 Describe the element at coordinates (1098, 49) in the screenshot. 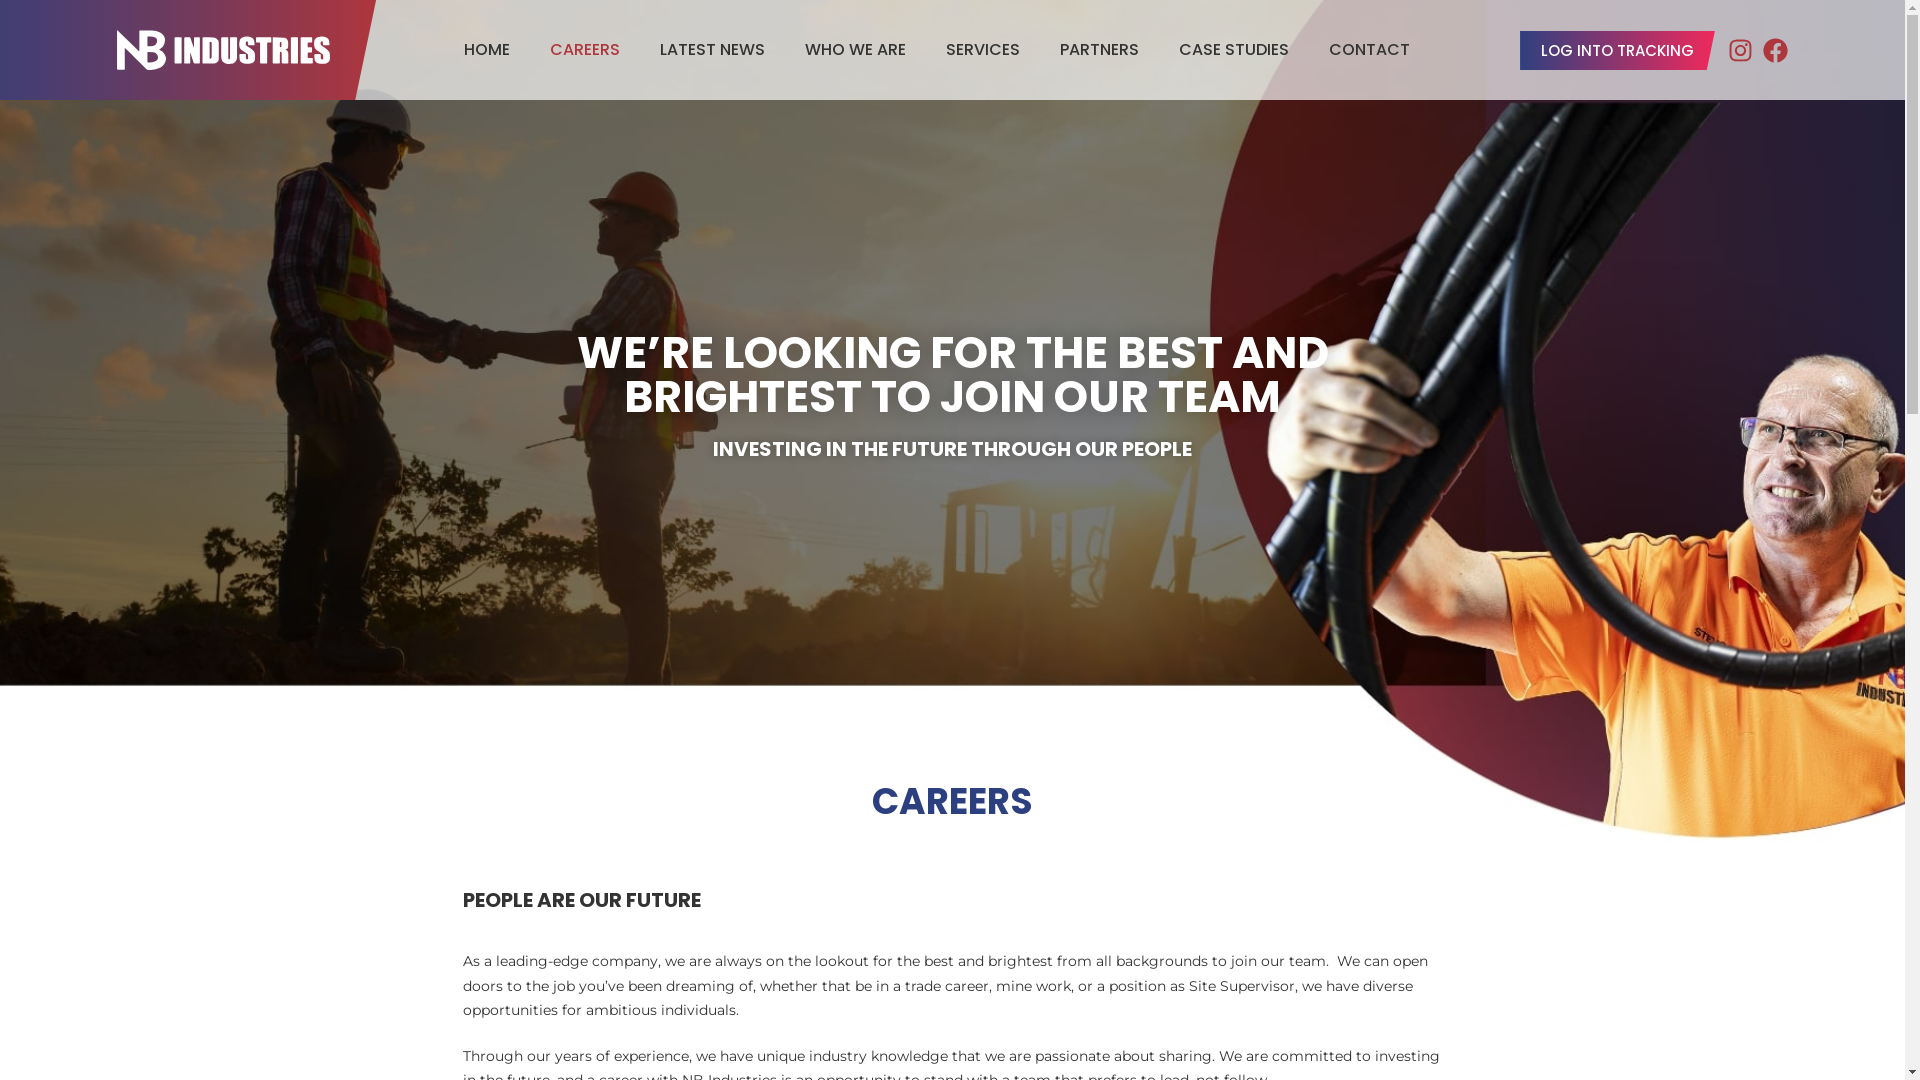

I see `'PARTNERS'` at that location.